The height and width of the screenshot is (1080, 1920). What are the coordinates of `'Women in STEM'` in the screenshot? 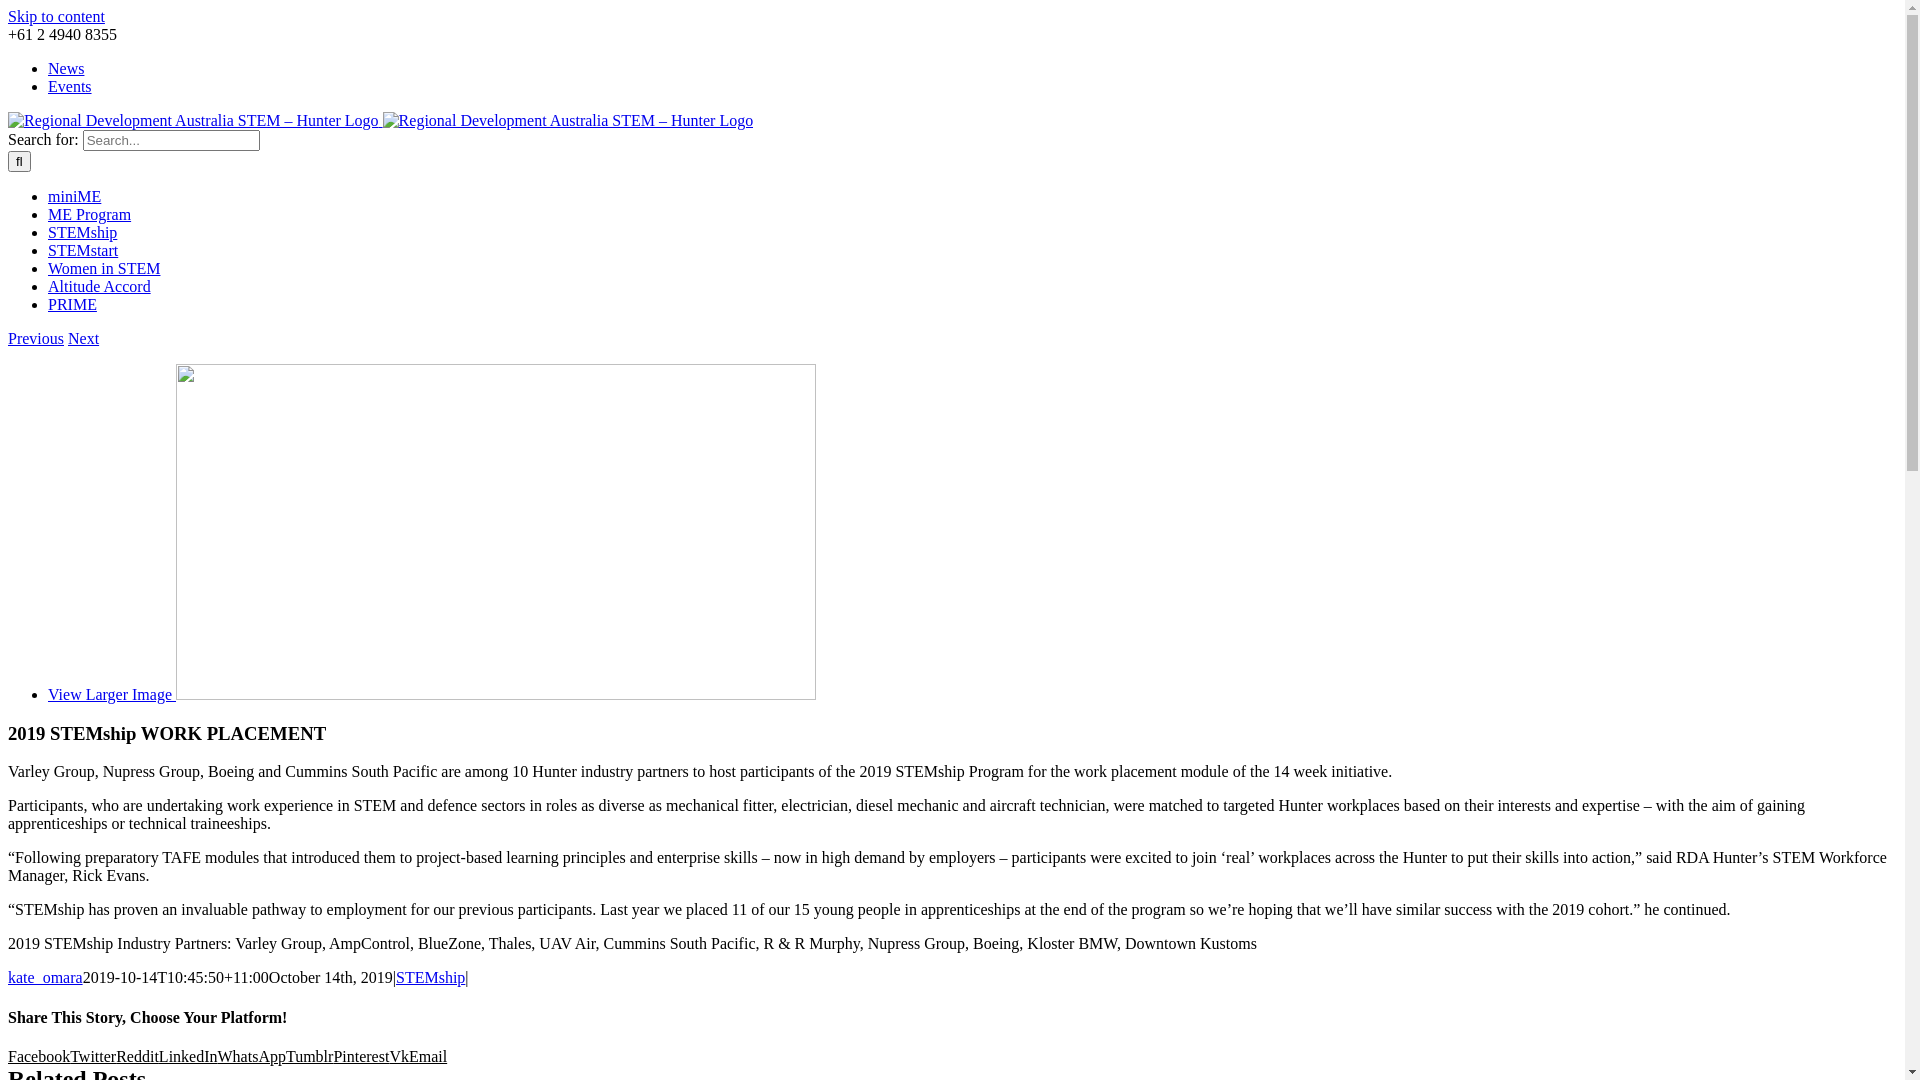 It's located at (103, 267).